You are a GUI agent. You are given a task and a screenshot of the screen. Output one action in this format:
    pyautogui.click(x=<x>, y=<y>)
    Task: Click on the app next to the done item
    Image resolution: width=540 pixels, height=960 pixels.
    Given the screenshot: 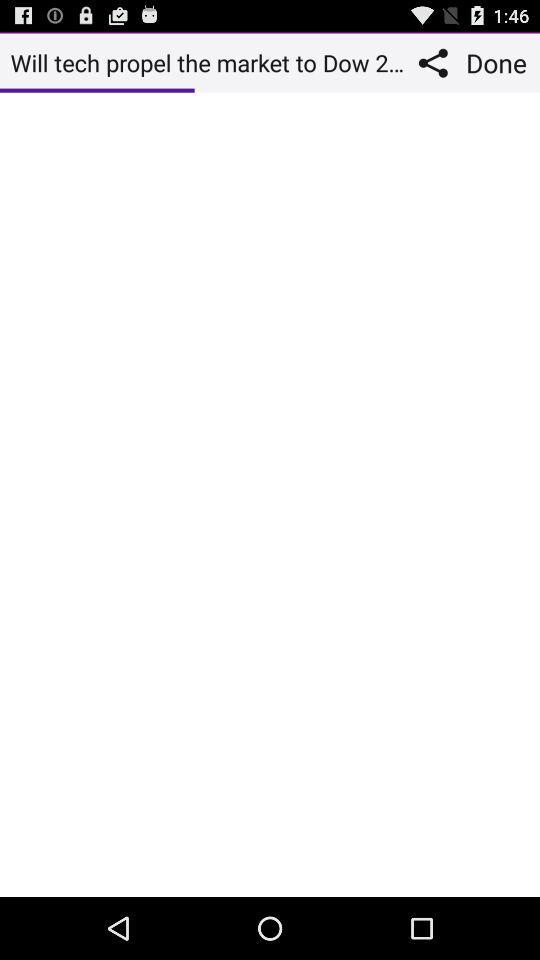 What is the action you would take?
    pyautogui.click(x=437, y=62)
    